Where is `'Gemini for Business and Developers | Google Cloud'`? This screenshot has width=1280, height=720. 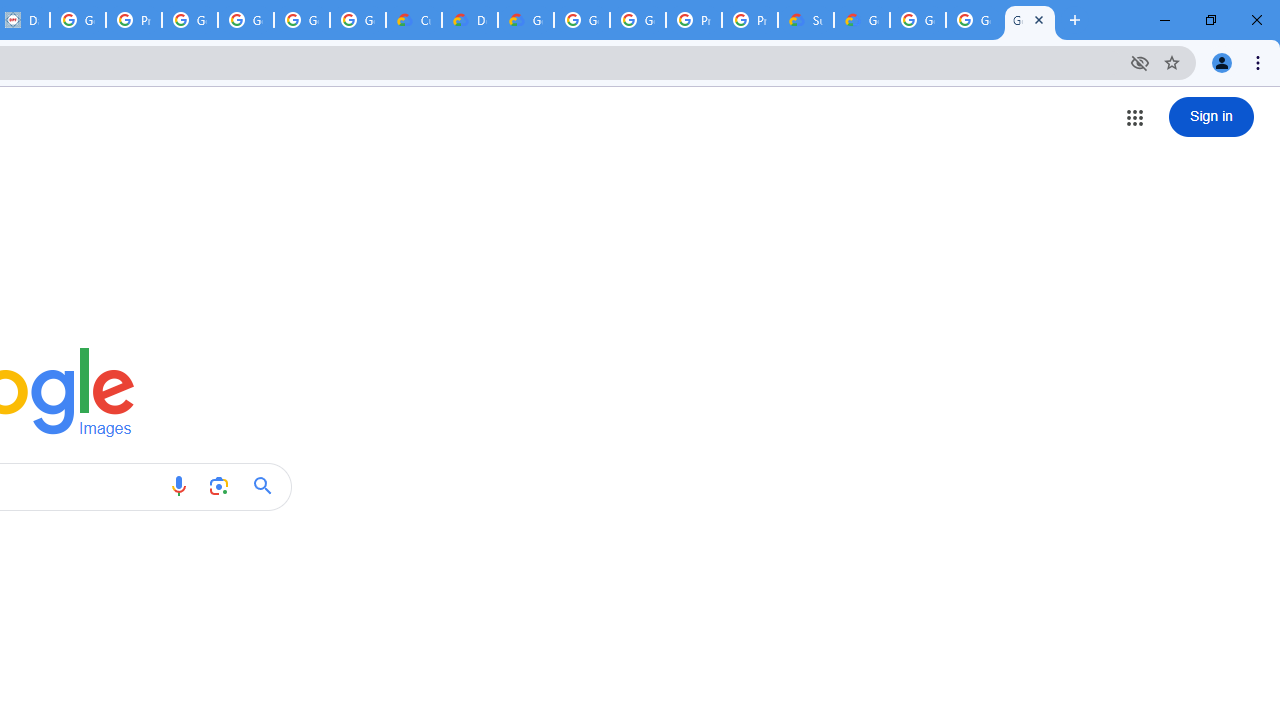 'Gemini for Business and Developers | Google Cloud' is located at coordinates (526, 20).